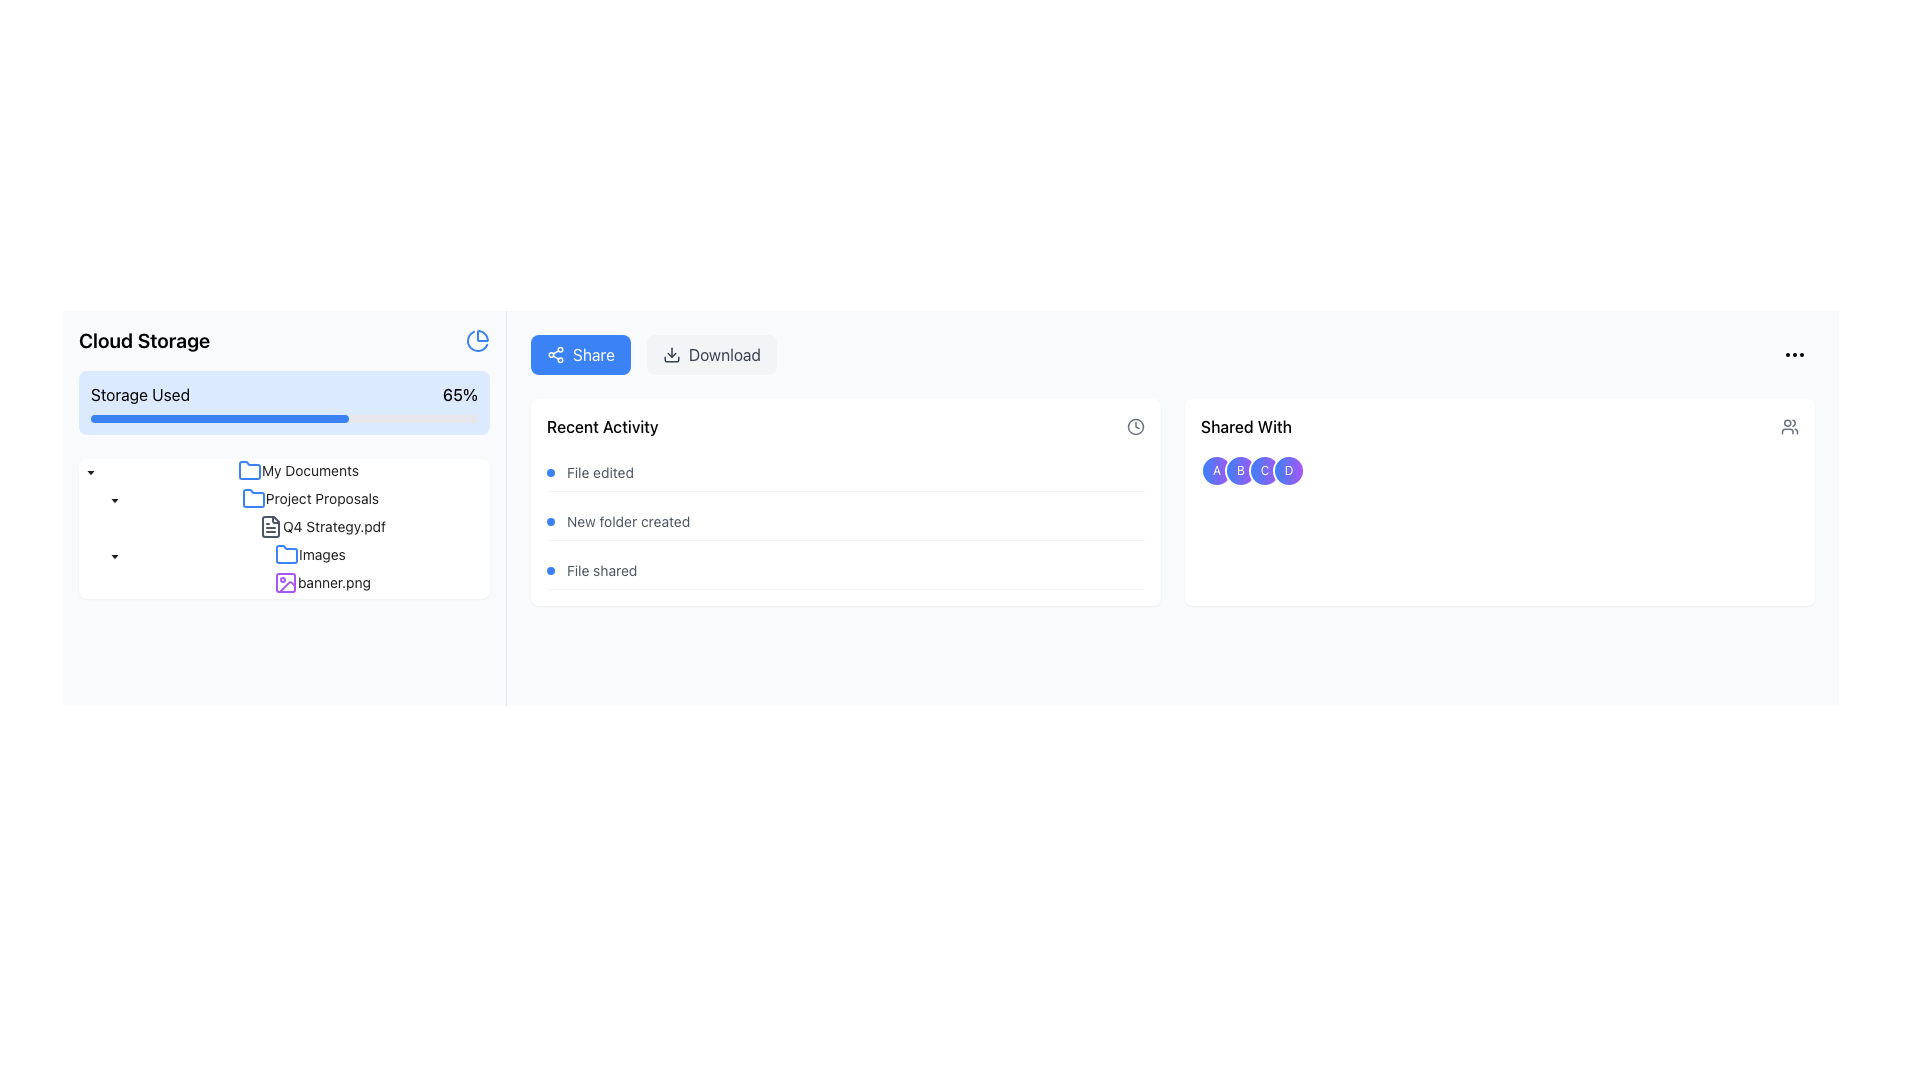  I want to click on the 'Images' label located within the tree structure under the 'Cloud Storage' section, so click(322, 554).